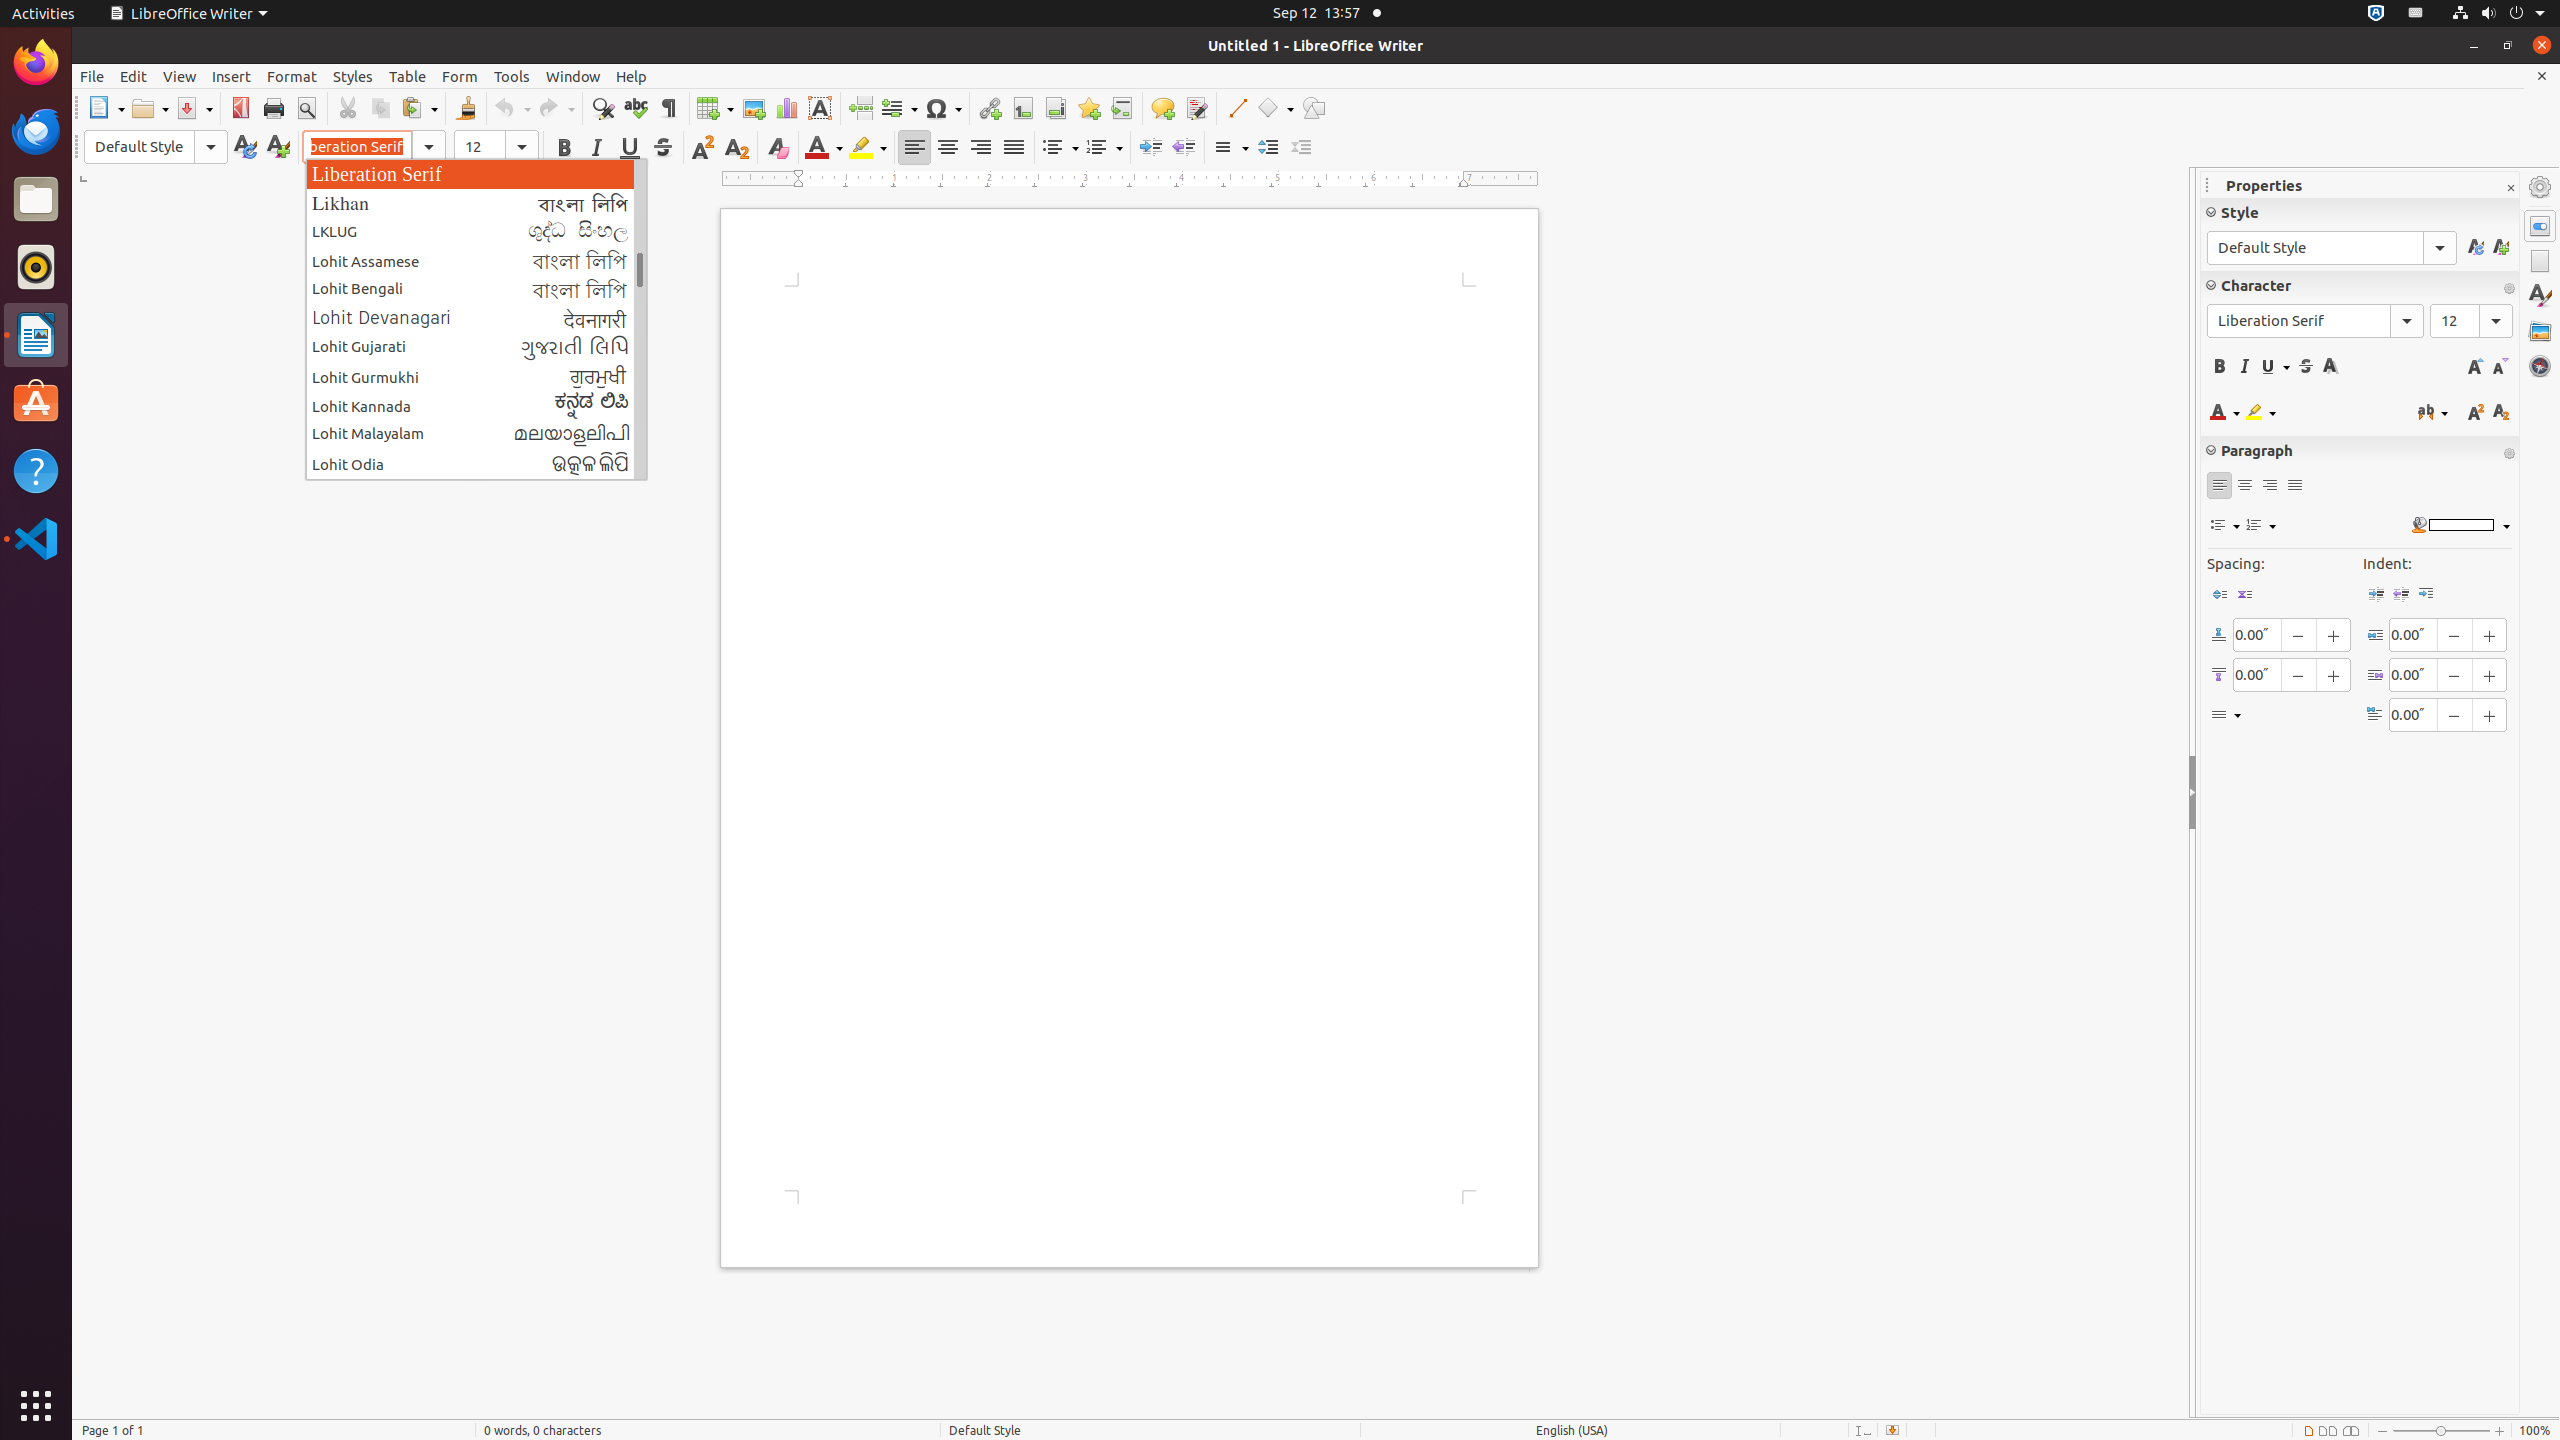 The height and width of the screenshot is (1440, 2560). I want to click on 'Endnote', so click(1055, 107).